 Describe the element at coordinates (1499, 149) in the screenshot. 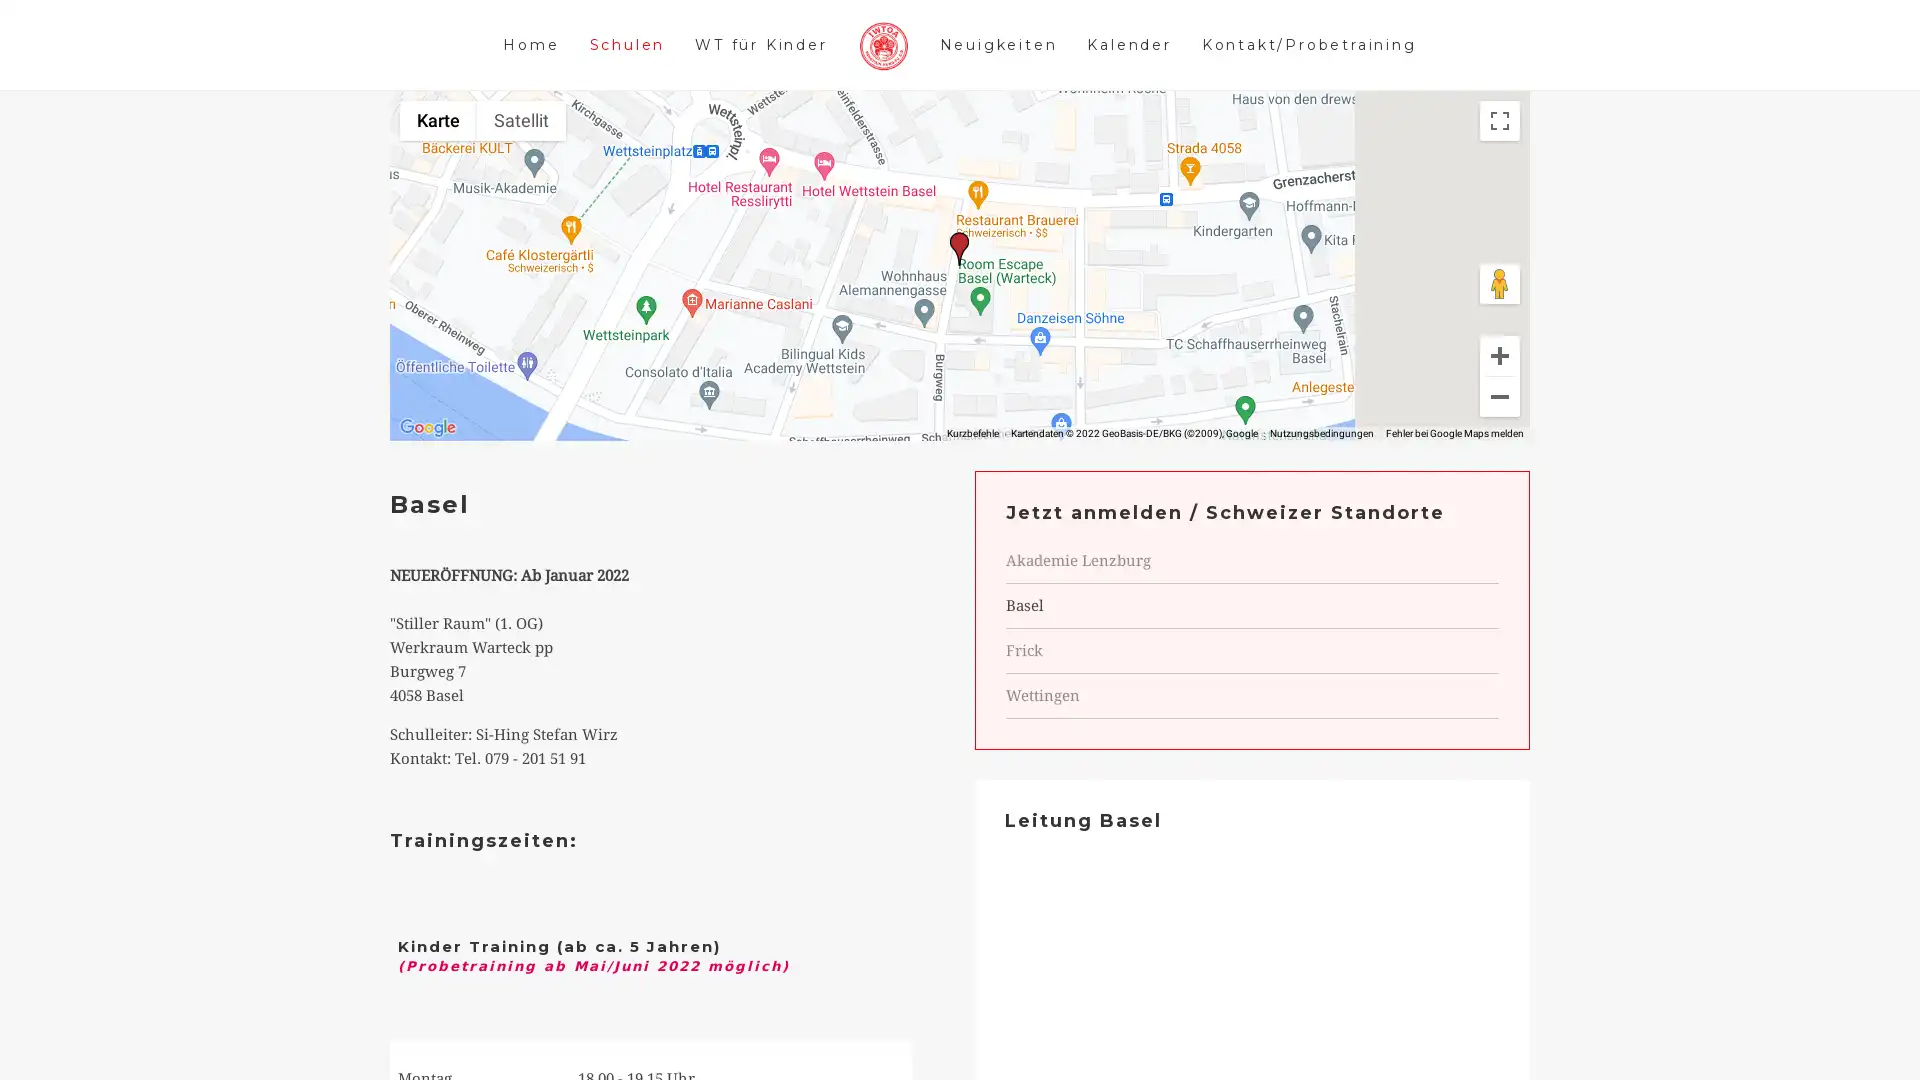

I see `Vollbildansicht ein/aus` at that location.